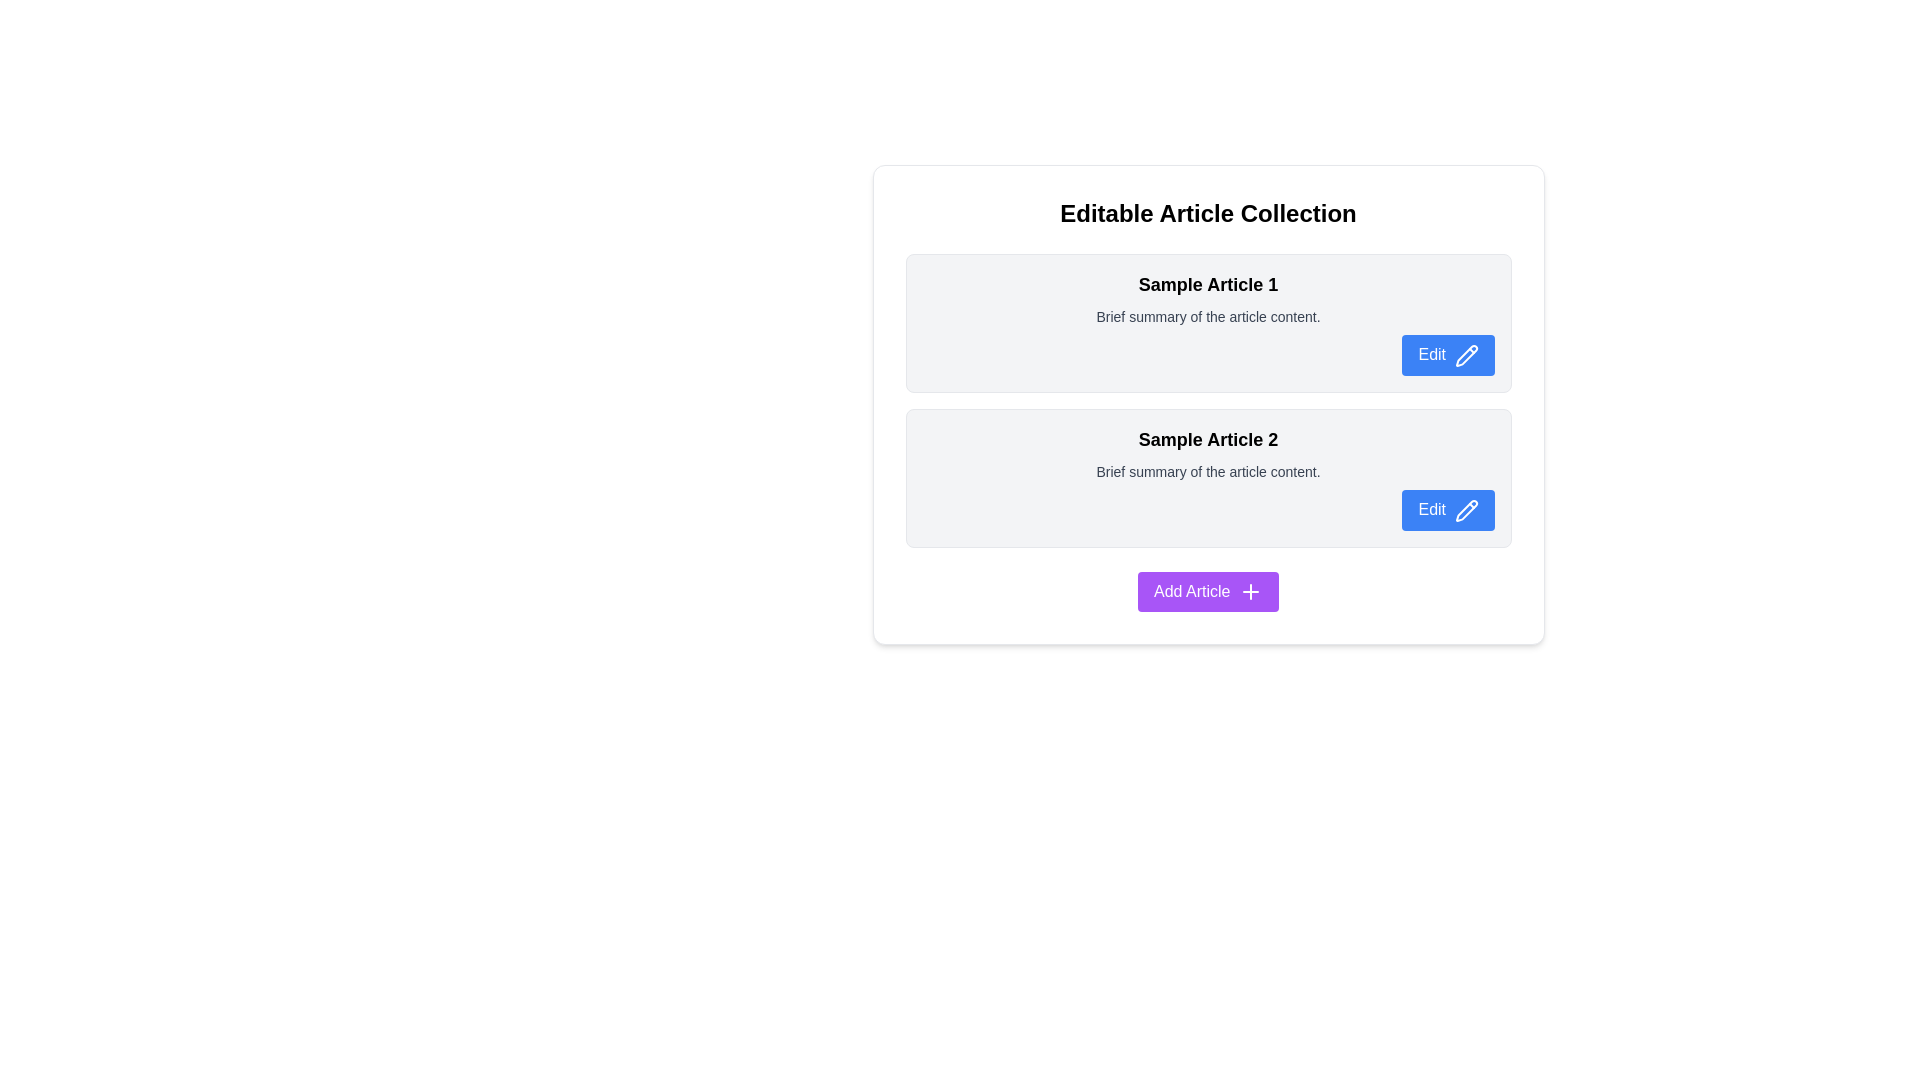 This screenshot has width=1920, height=1080. What do you see at coordinates (1207, 471) in the screenshot?
I see `the static text label that contains the text 'Brief summary of the article content.' which is styled with a smaller font size and gray color, positioned below the header 'Sample Article 2' within a card layout` at bounding box center [1207, 471].